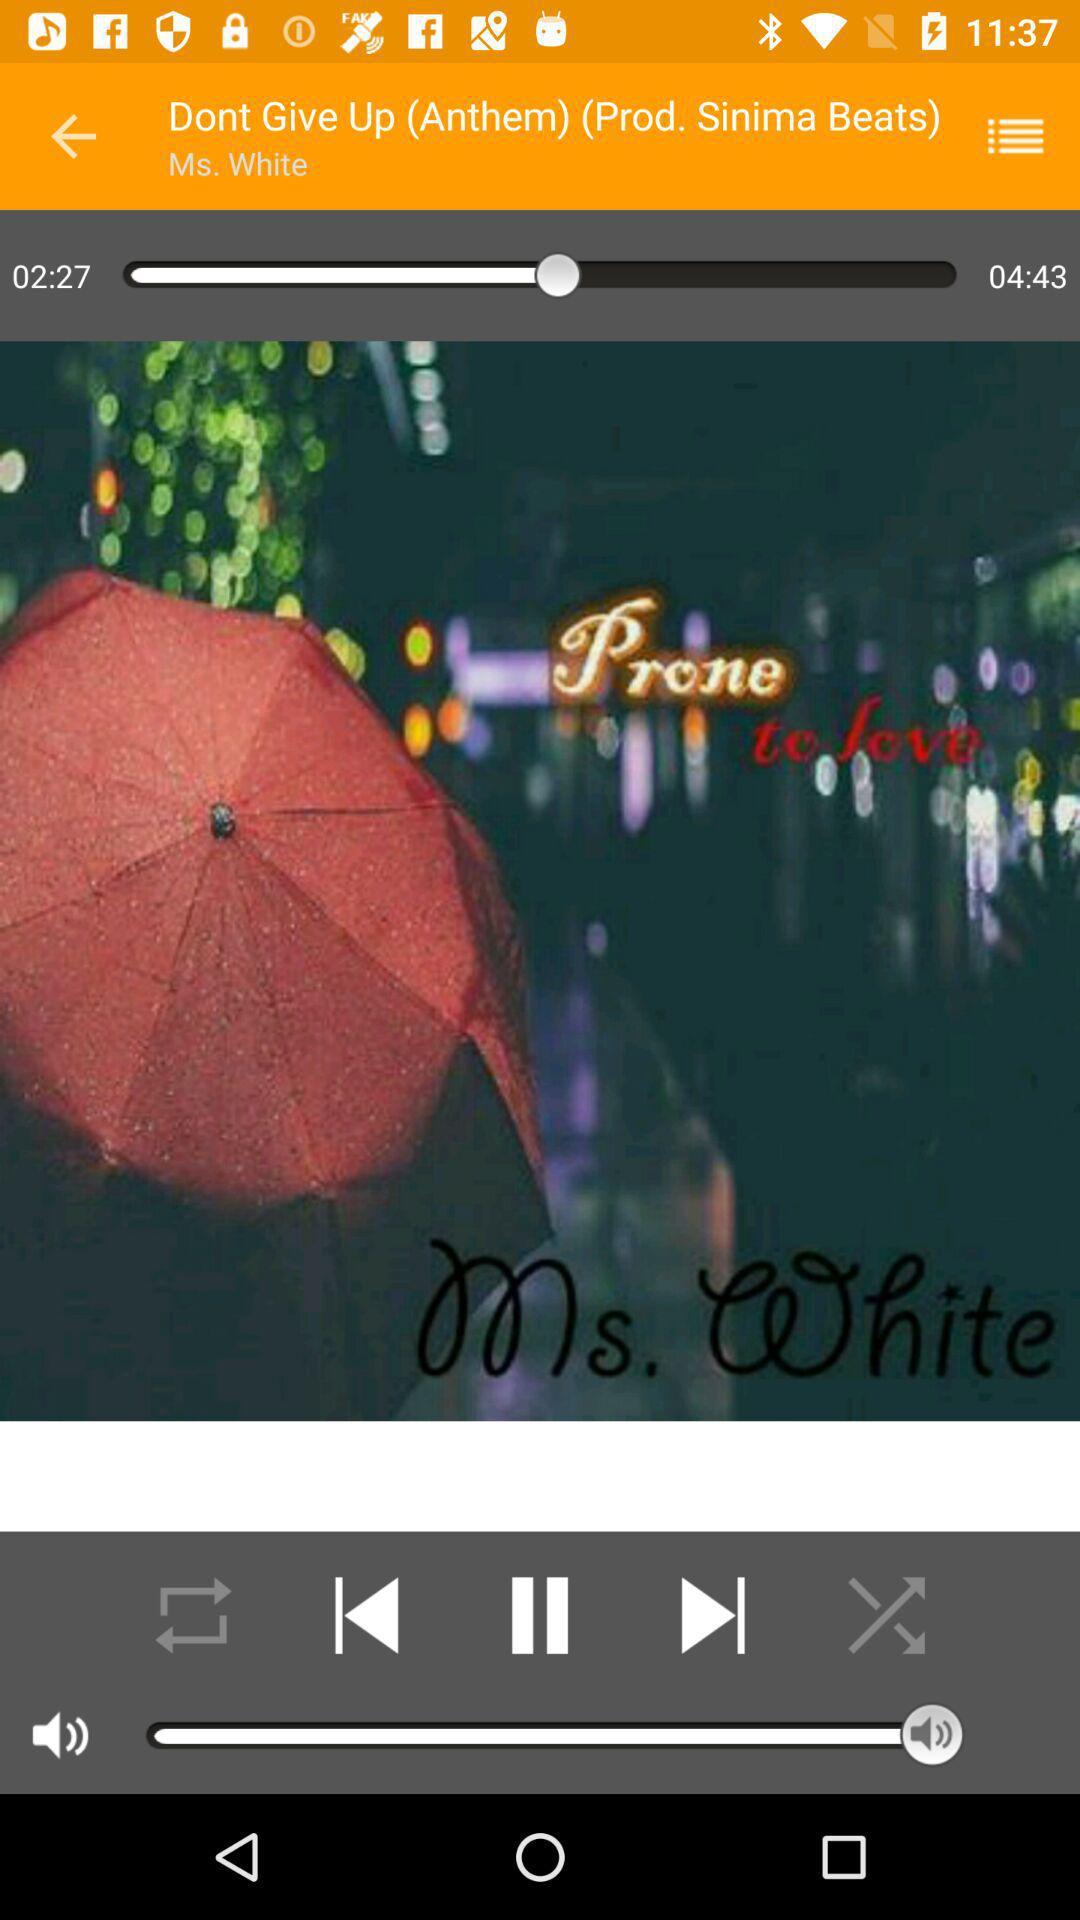 The width and height of the screenshot is (1080, 1920). What do you see at coordinates (72, 135) in the screenshot?
I see `previous` at bounding box center [72, 135].